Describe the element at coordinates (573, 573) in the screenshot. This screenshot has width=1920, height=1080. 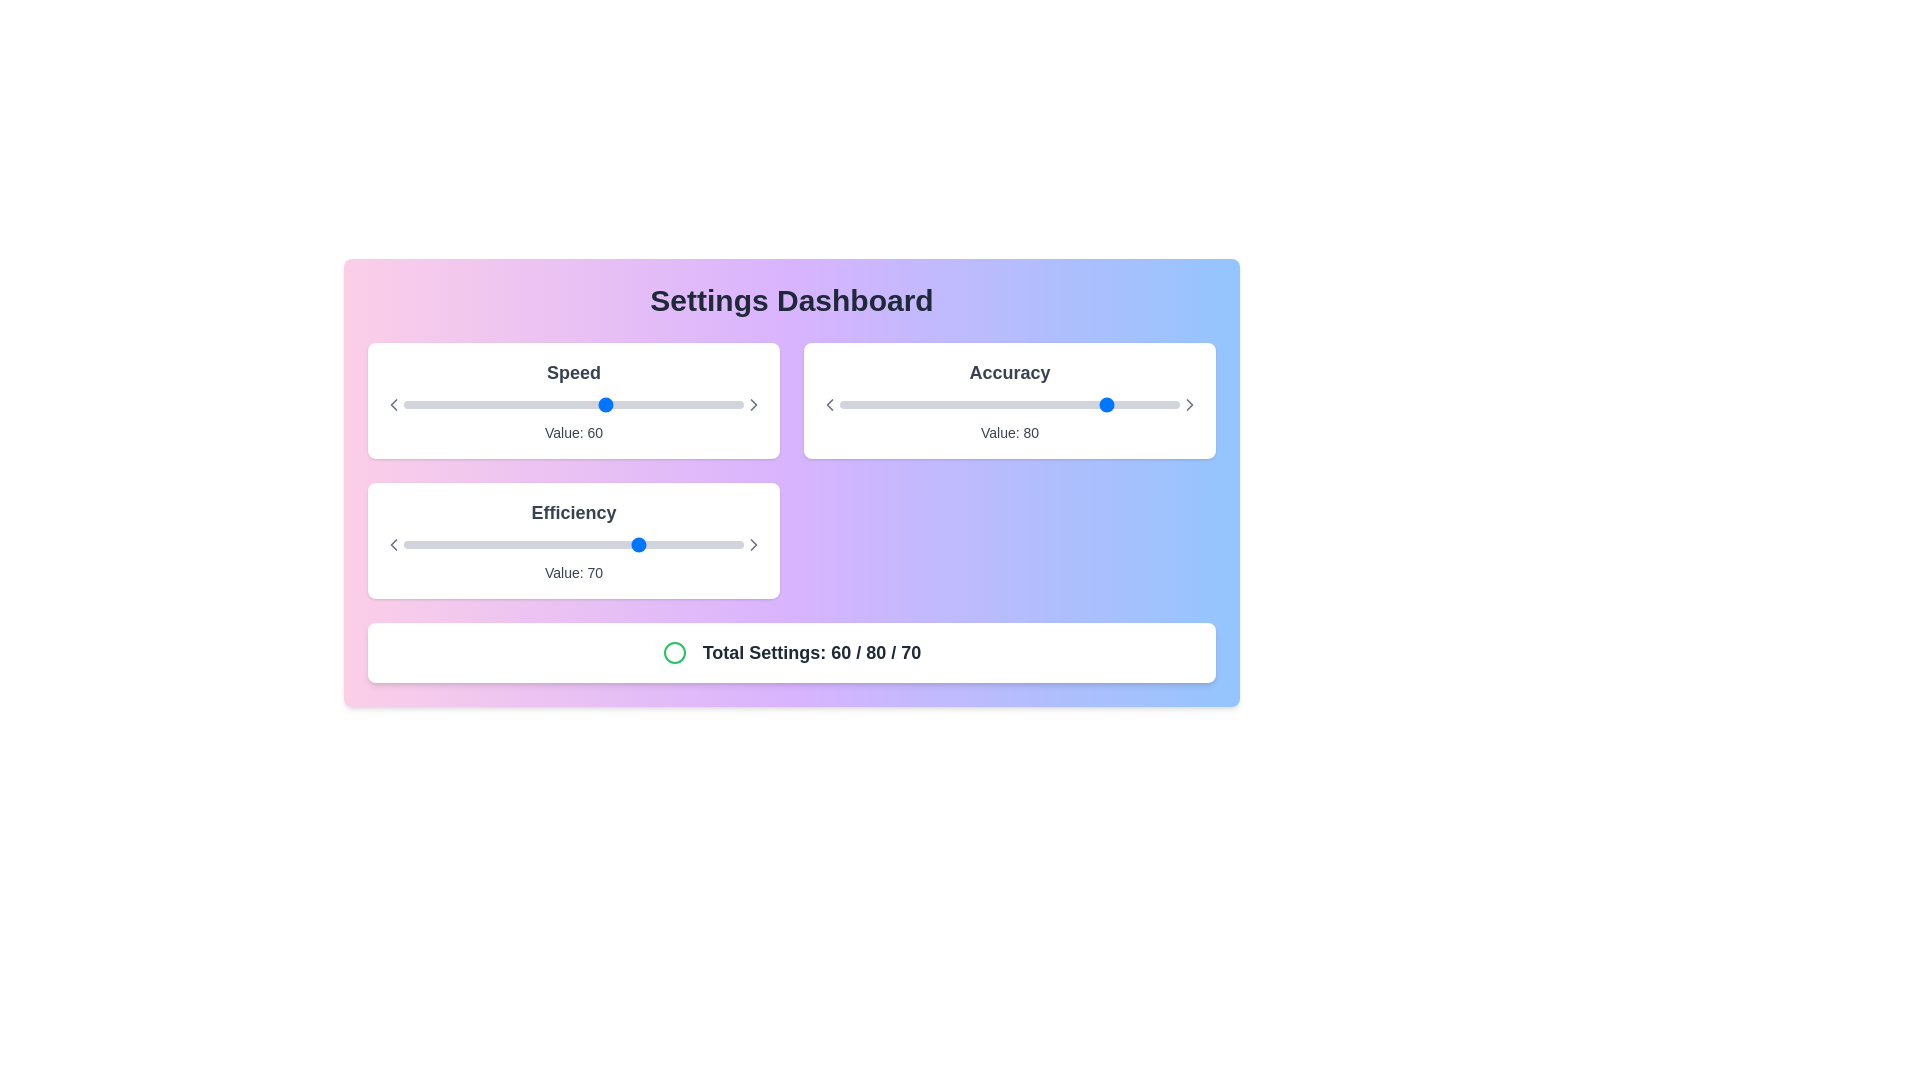
I see `the static text element displaying 'Value: 70' located beneath the range slider in the 'Efficiency' section` at that location.